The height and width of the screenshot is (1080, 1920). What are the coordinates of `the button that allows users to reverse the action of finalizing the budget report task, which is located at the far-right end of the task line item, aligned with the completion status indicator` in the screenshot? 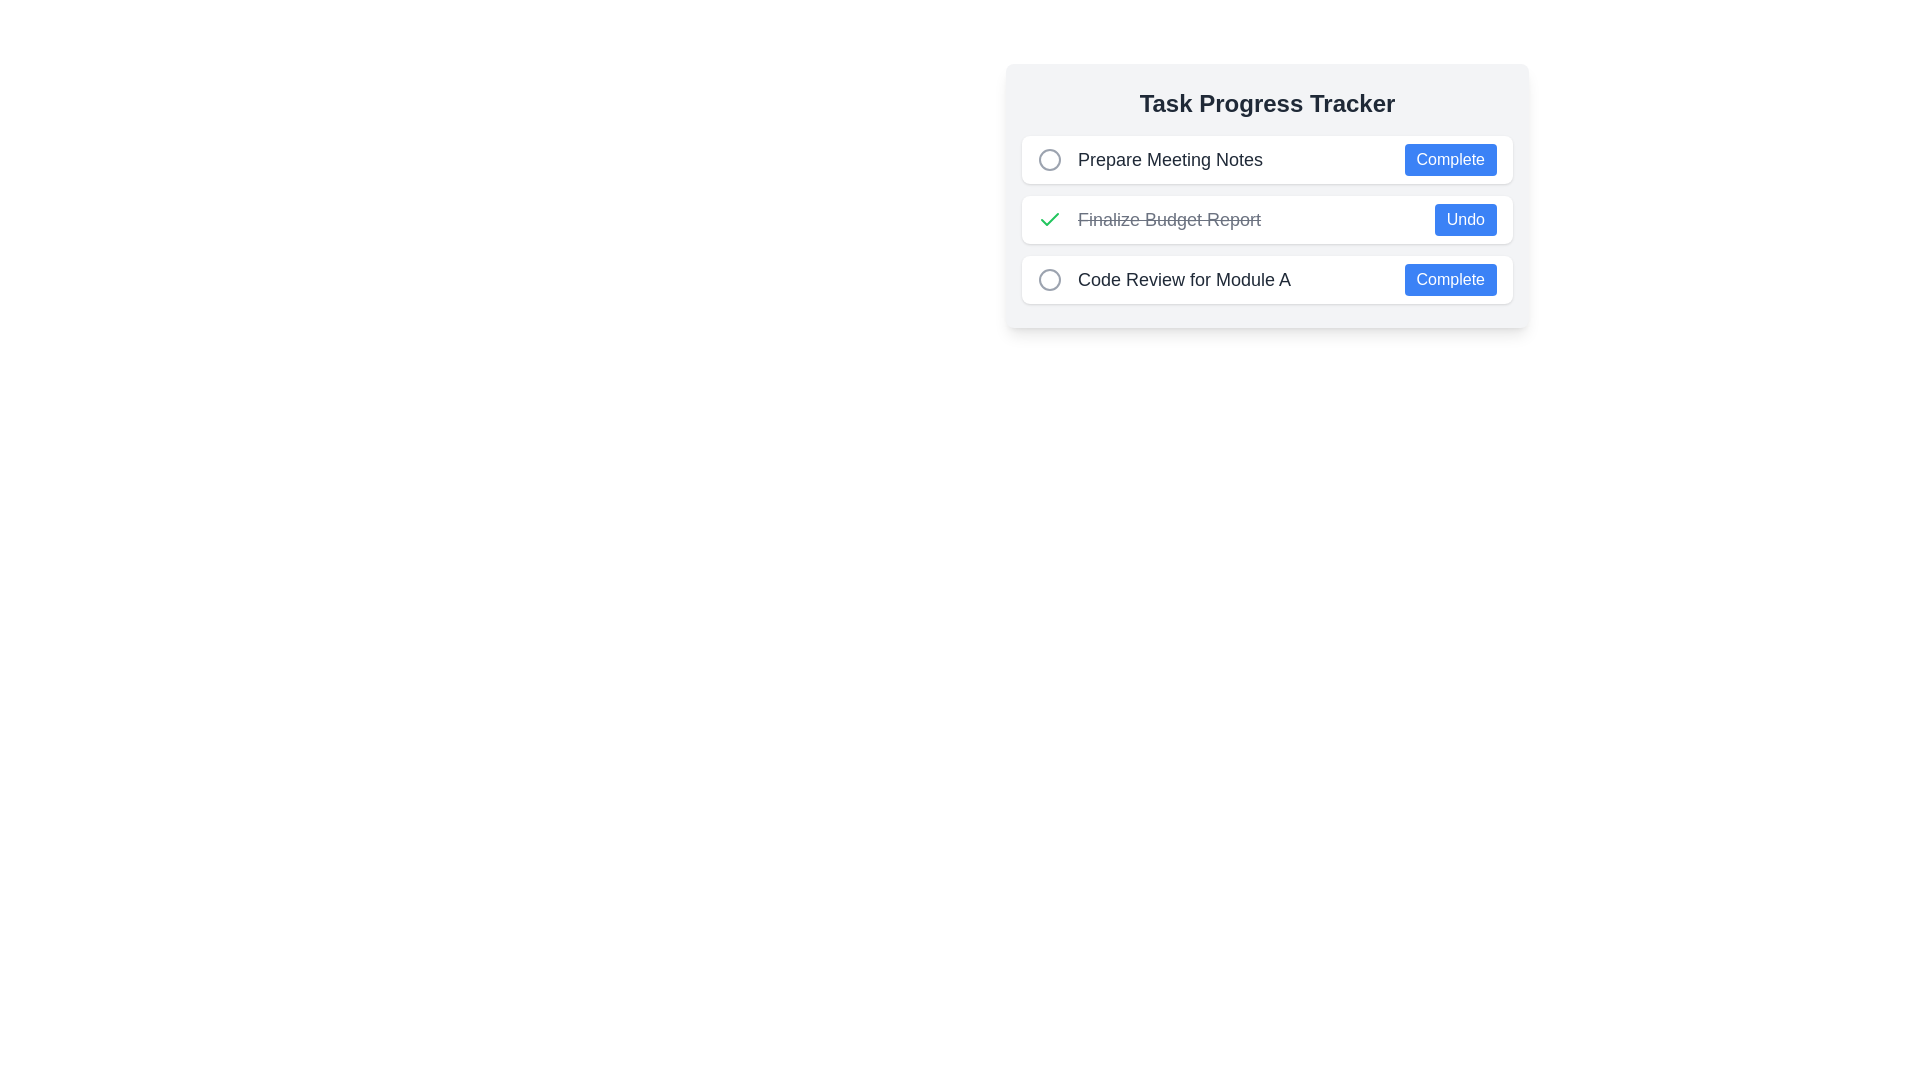 It's located at (1465, 219).